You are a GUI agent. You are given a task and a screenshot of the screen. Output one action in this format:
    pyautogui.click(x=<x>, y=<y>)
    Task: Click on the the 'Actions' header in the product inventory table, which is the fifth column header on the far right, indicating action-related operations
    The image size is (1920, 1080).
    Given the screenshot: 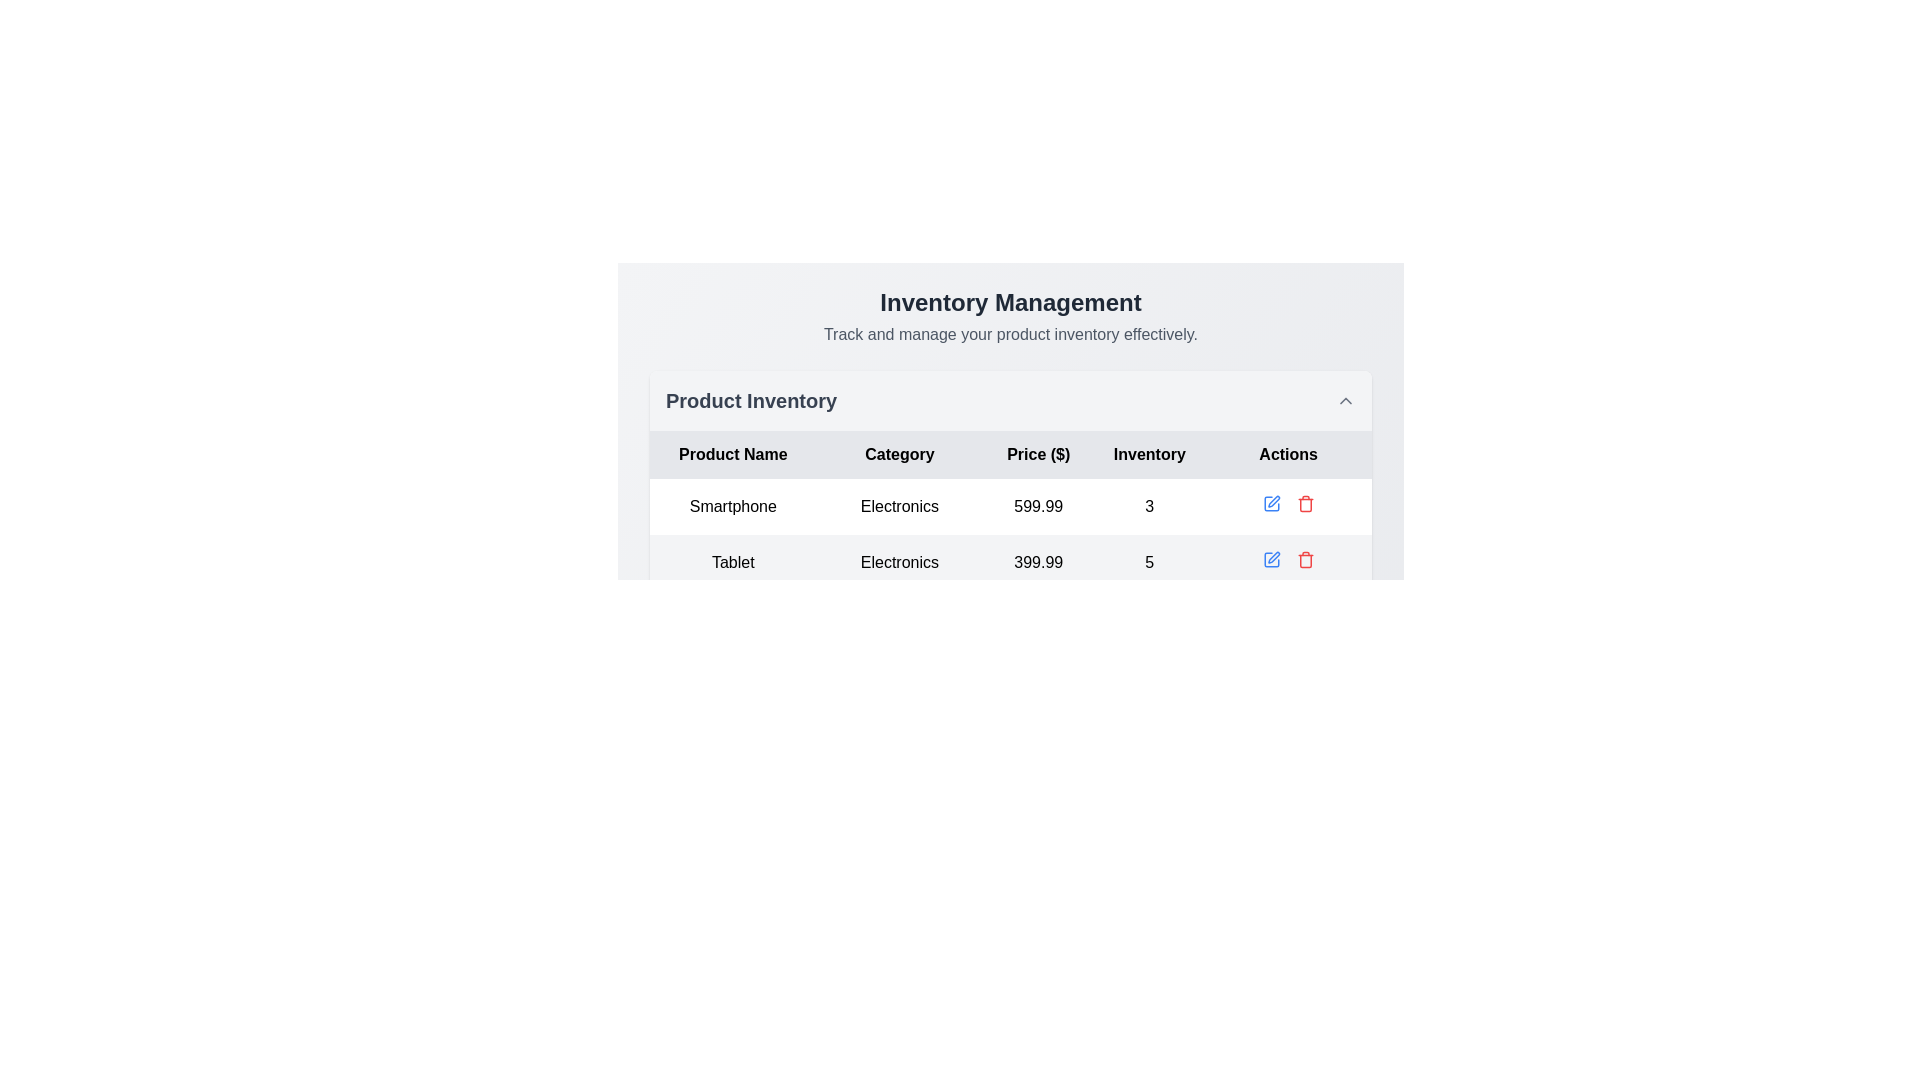 What is the action you would take?
    pyautogui.click(x=1288, y=455)
    